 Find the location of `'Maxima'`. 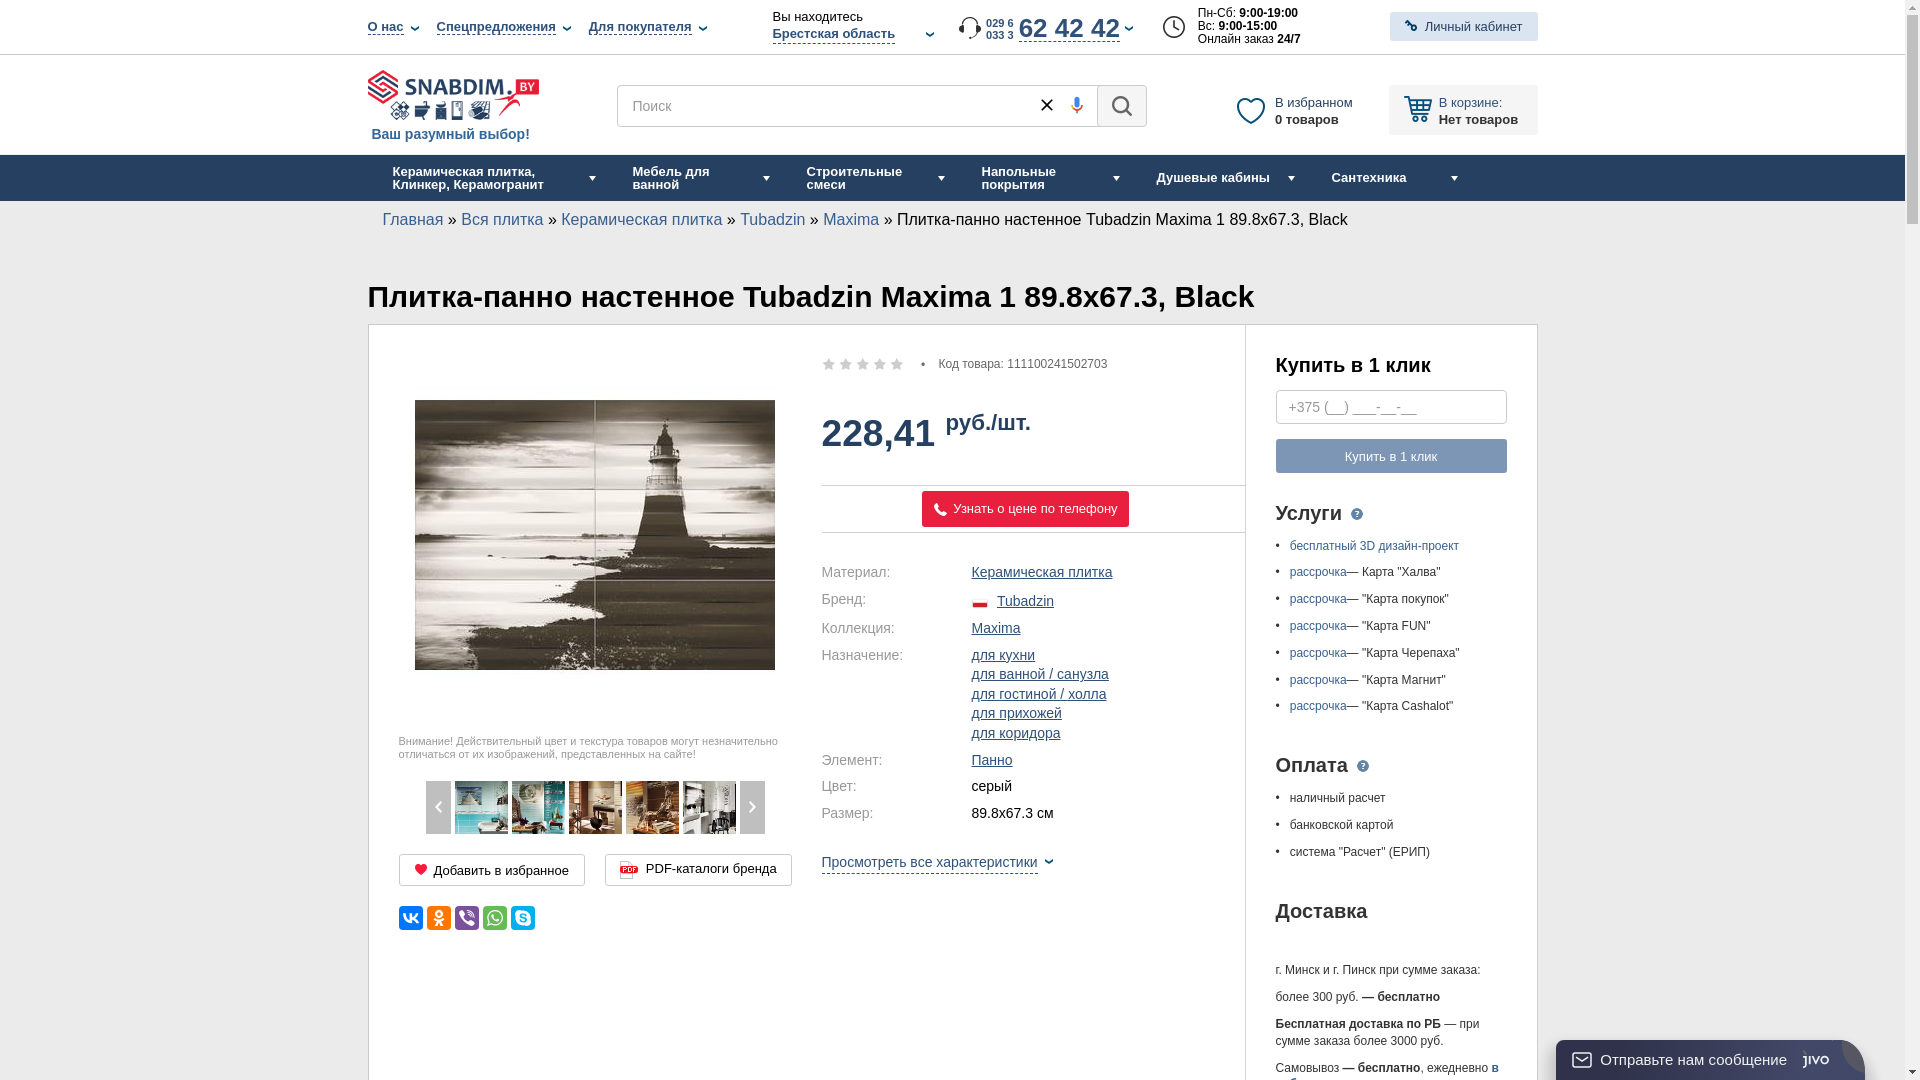

'Maxima' is located at coordinates (480, 806).